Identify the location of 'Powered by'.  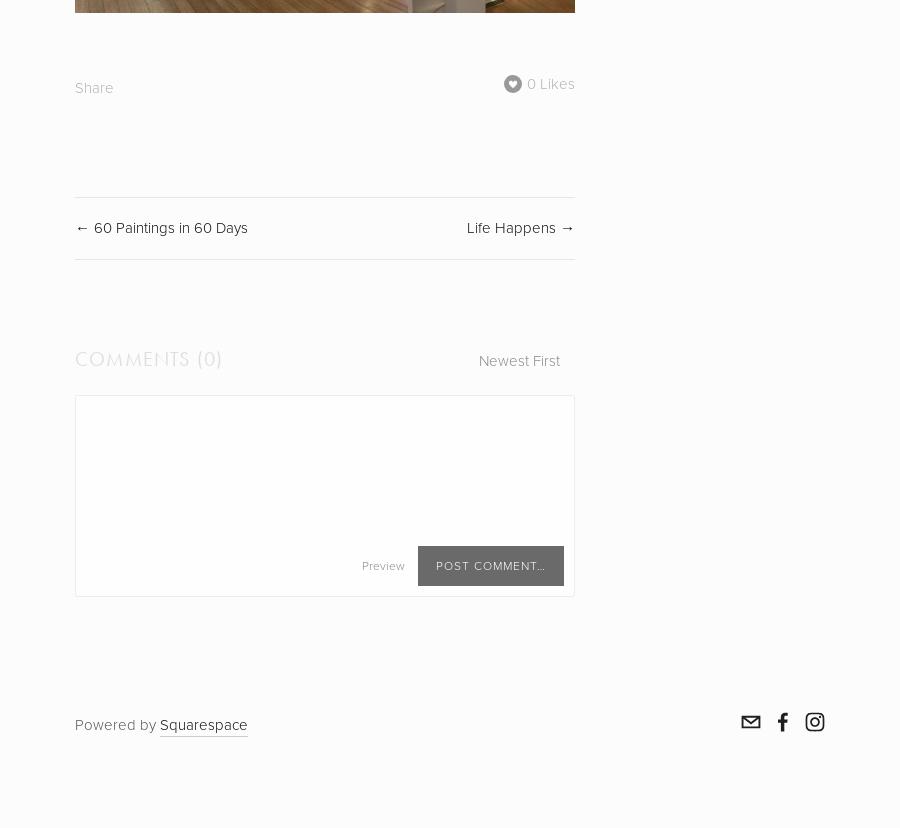
(117, 724).